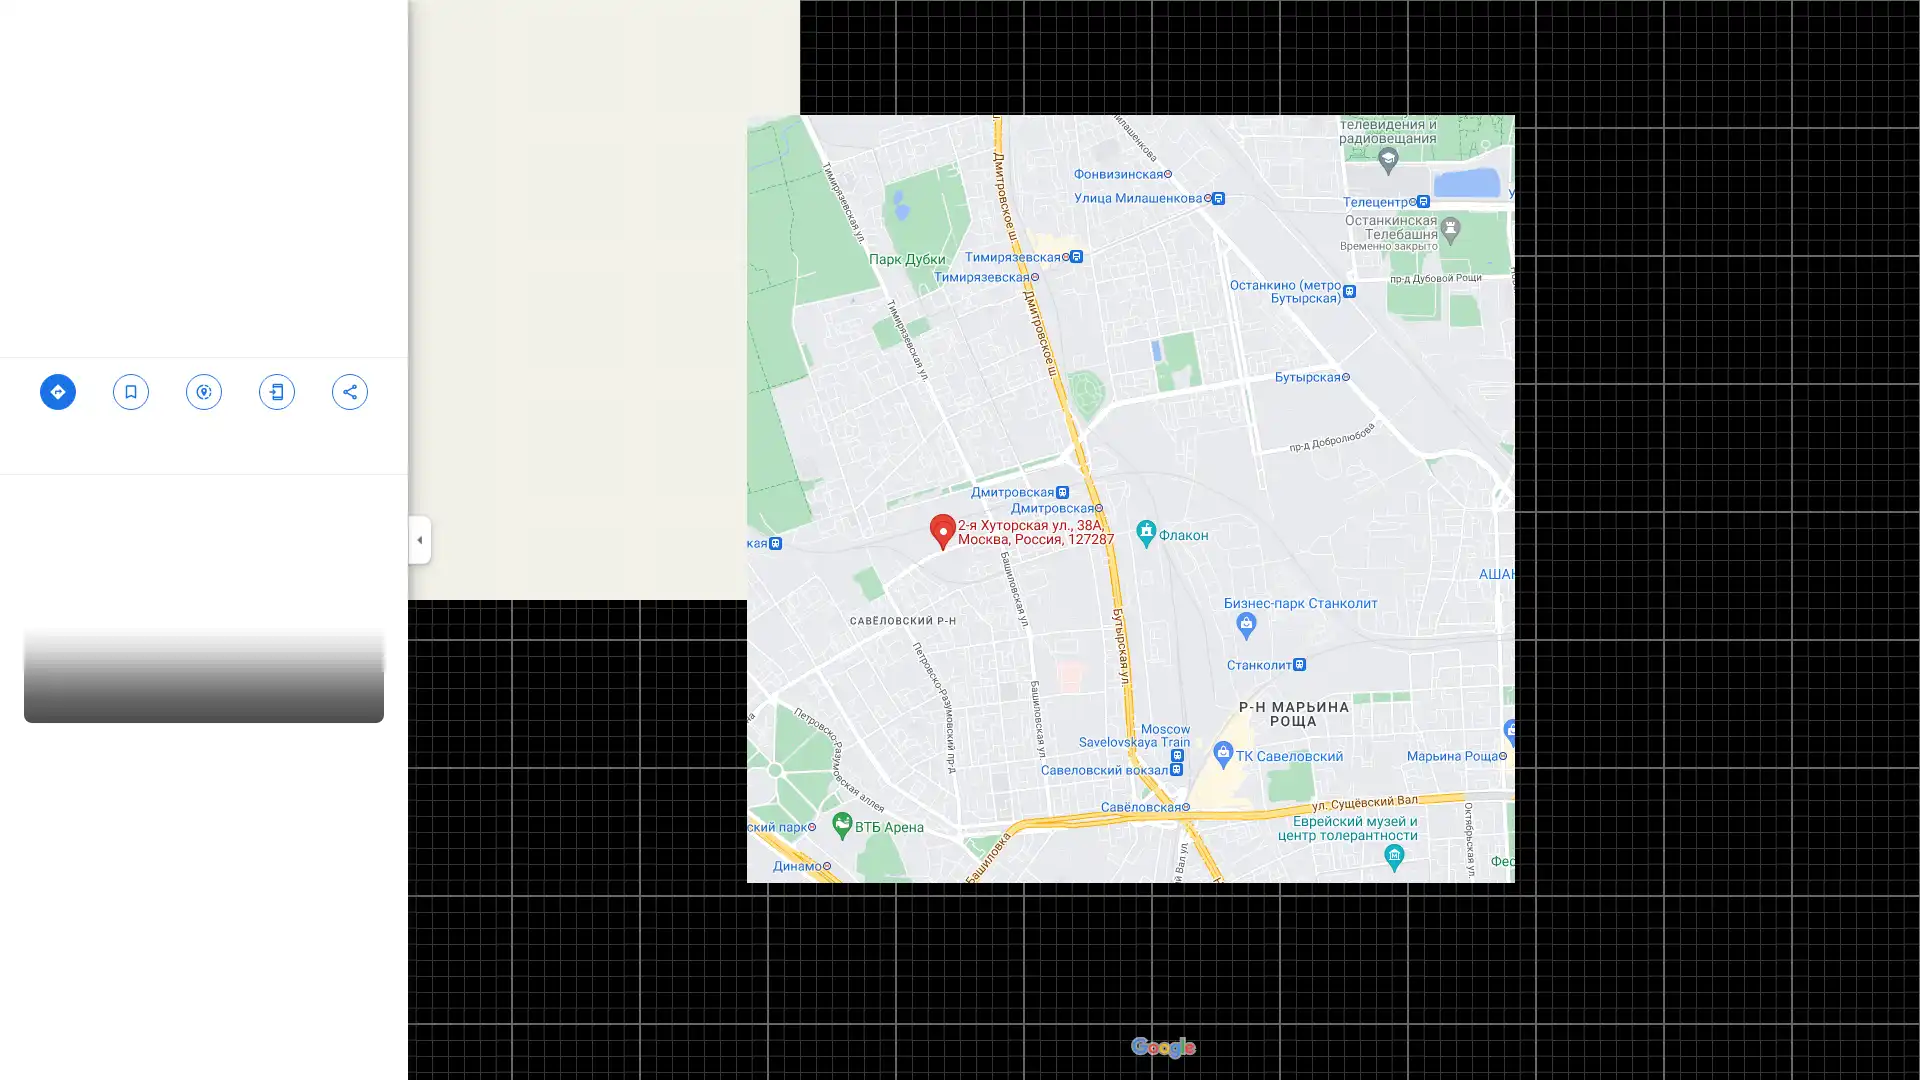 The width and height of the screenshot is (1920, 1080). Describe the element at coordinates (329, 494) in the screenshot. I see `Plus Code` at that location.